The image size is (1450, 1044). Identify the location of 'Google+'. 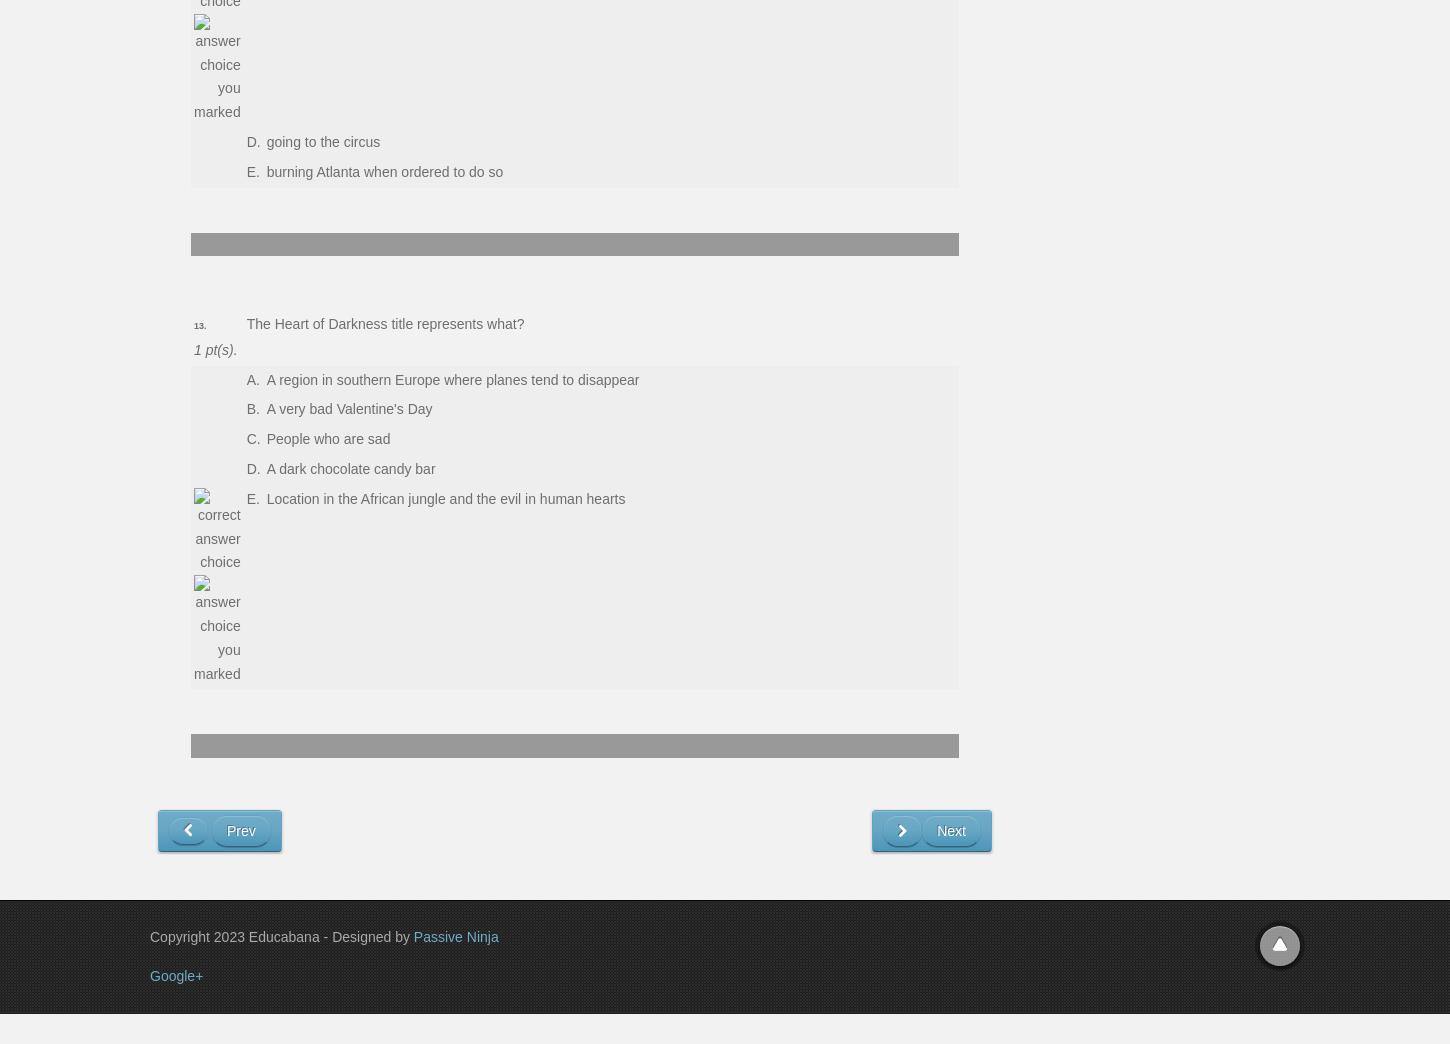
(175, 973).